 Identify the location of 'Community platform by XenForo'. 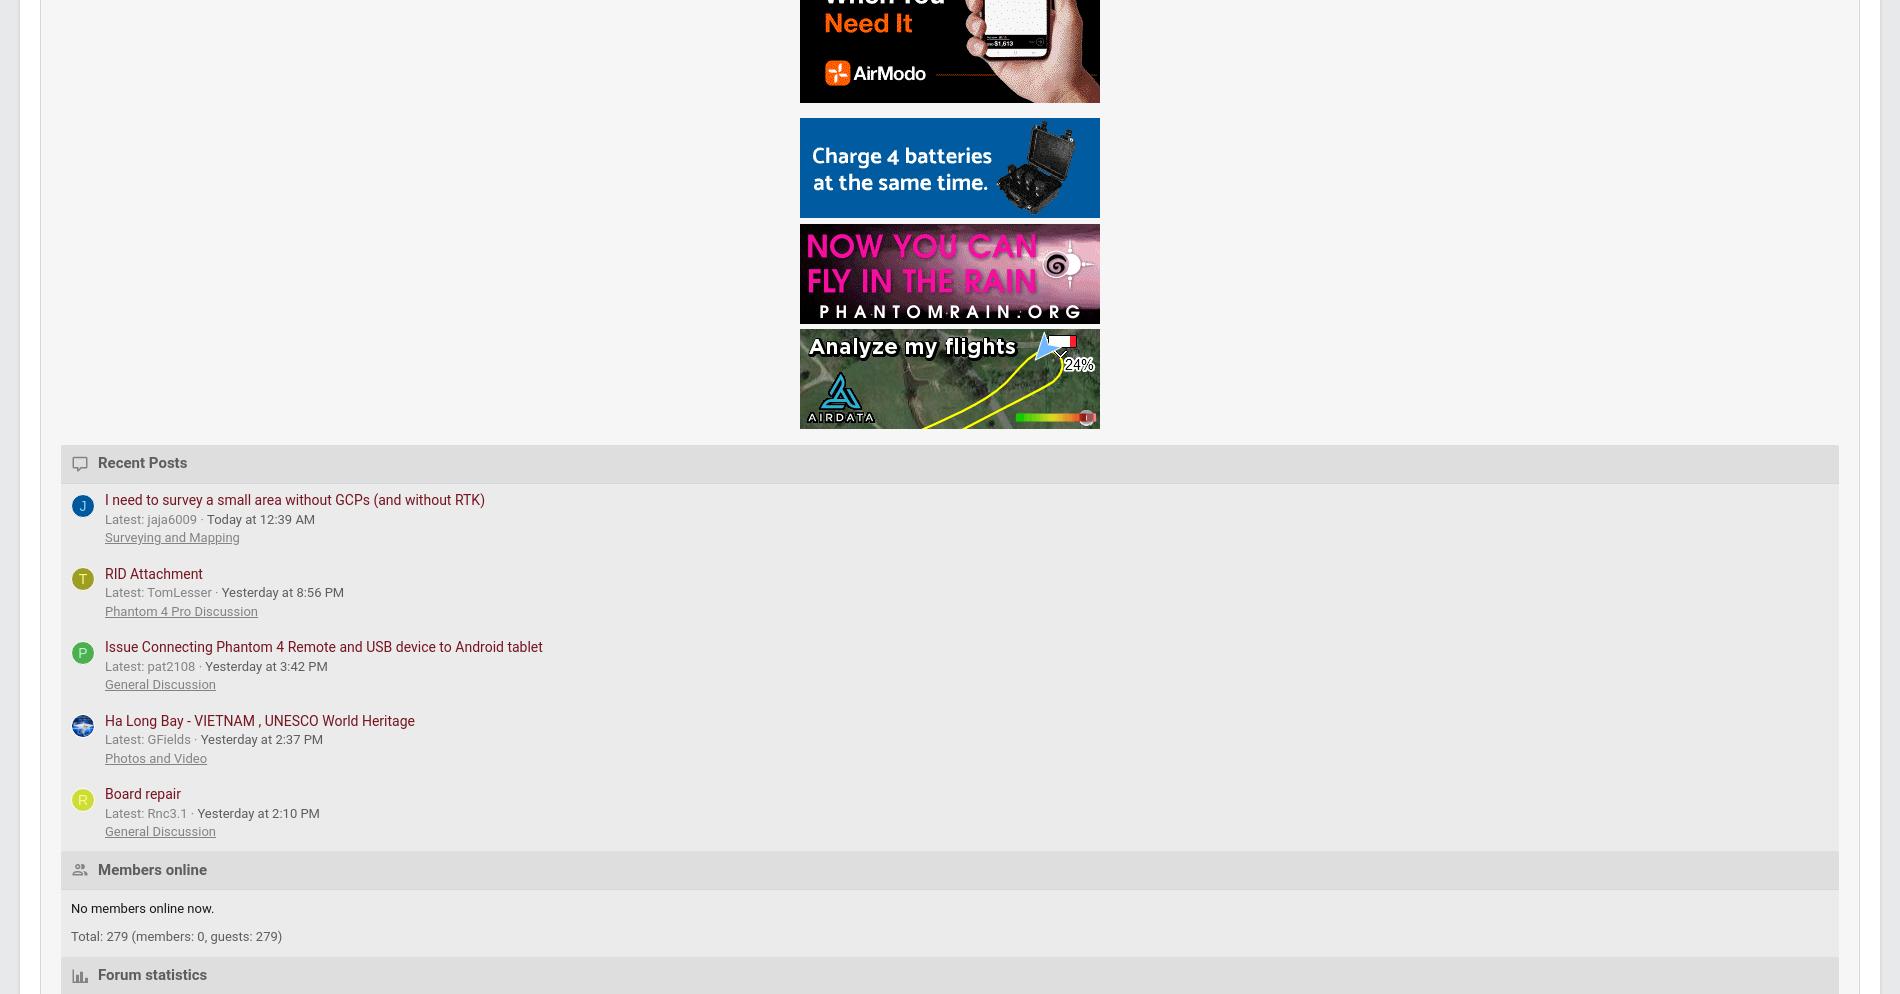
(106, 836).